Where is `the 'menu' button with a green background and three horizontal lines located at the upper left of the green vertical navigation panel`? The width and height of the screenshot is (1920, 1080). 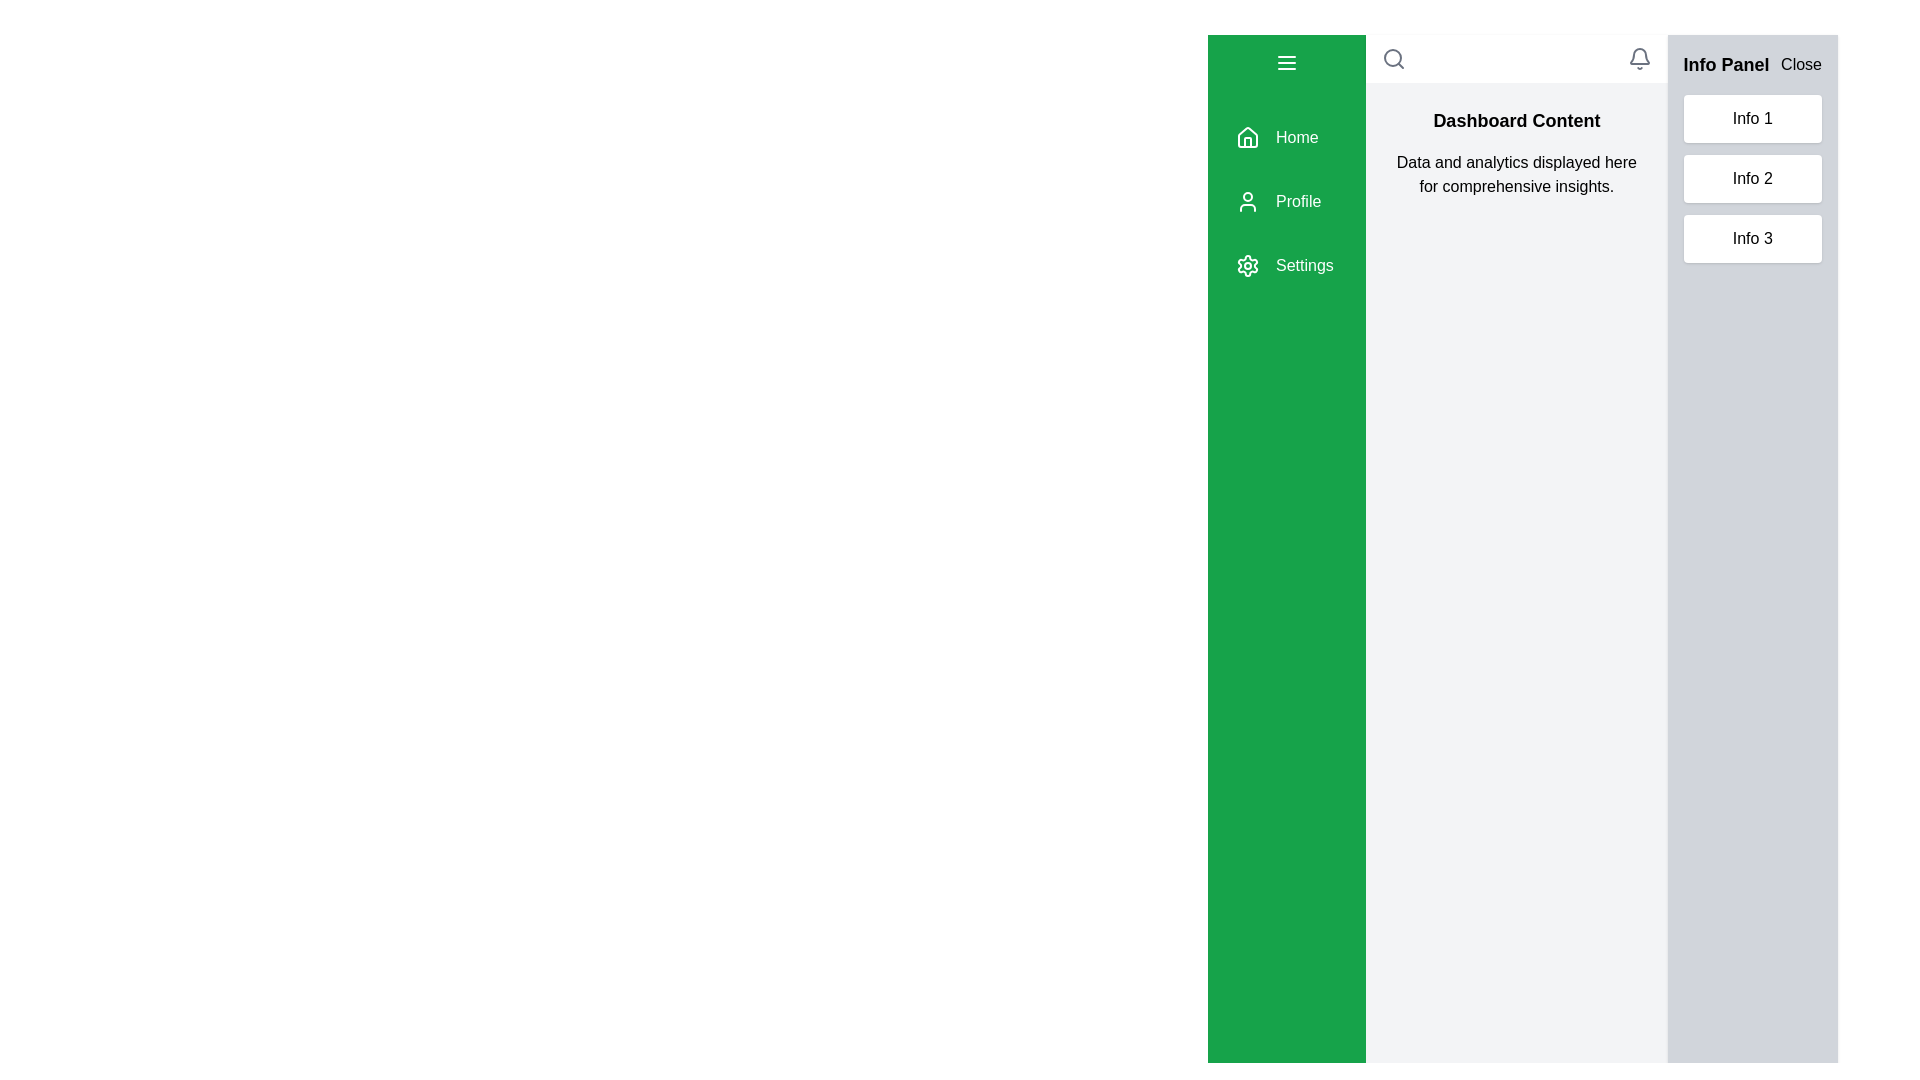
the 'menu' button with a green background and three horizontal lines located at the upper left of the green vertical navigation panel is located at coordinates (1286, 61).